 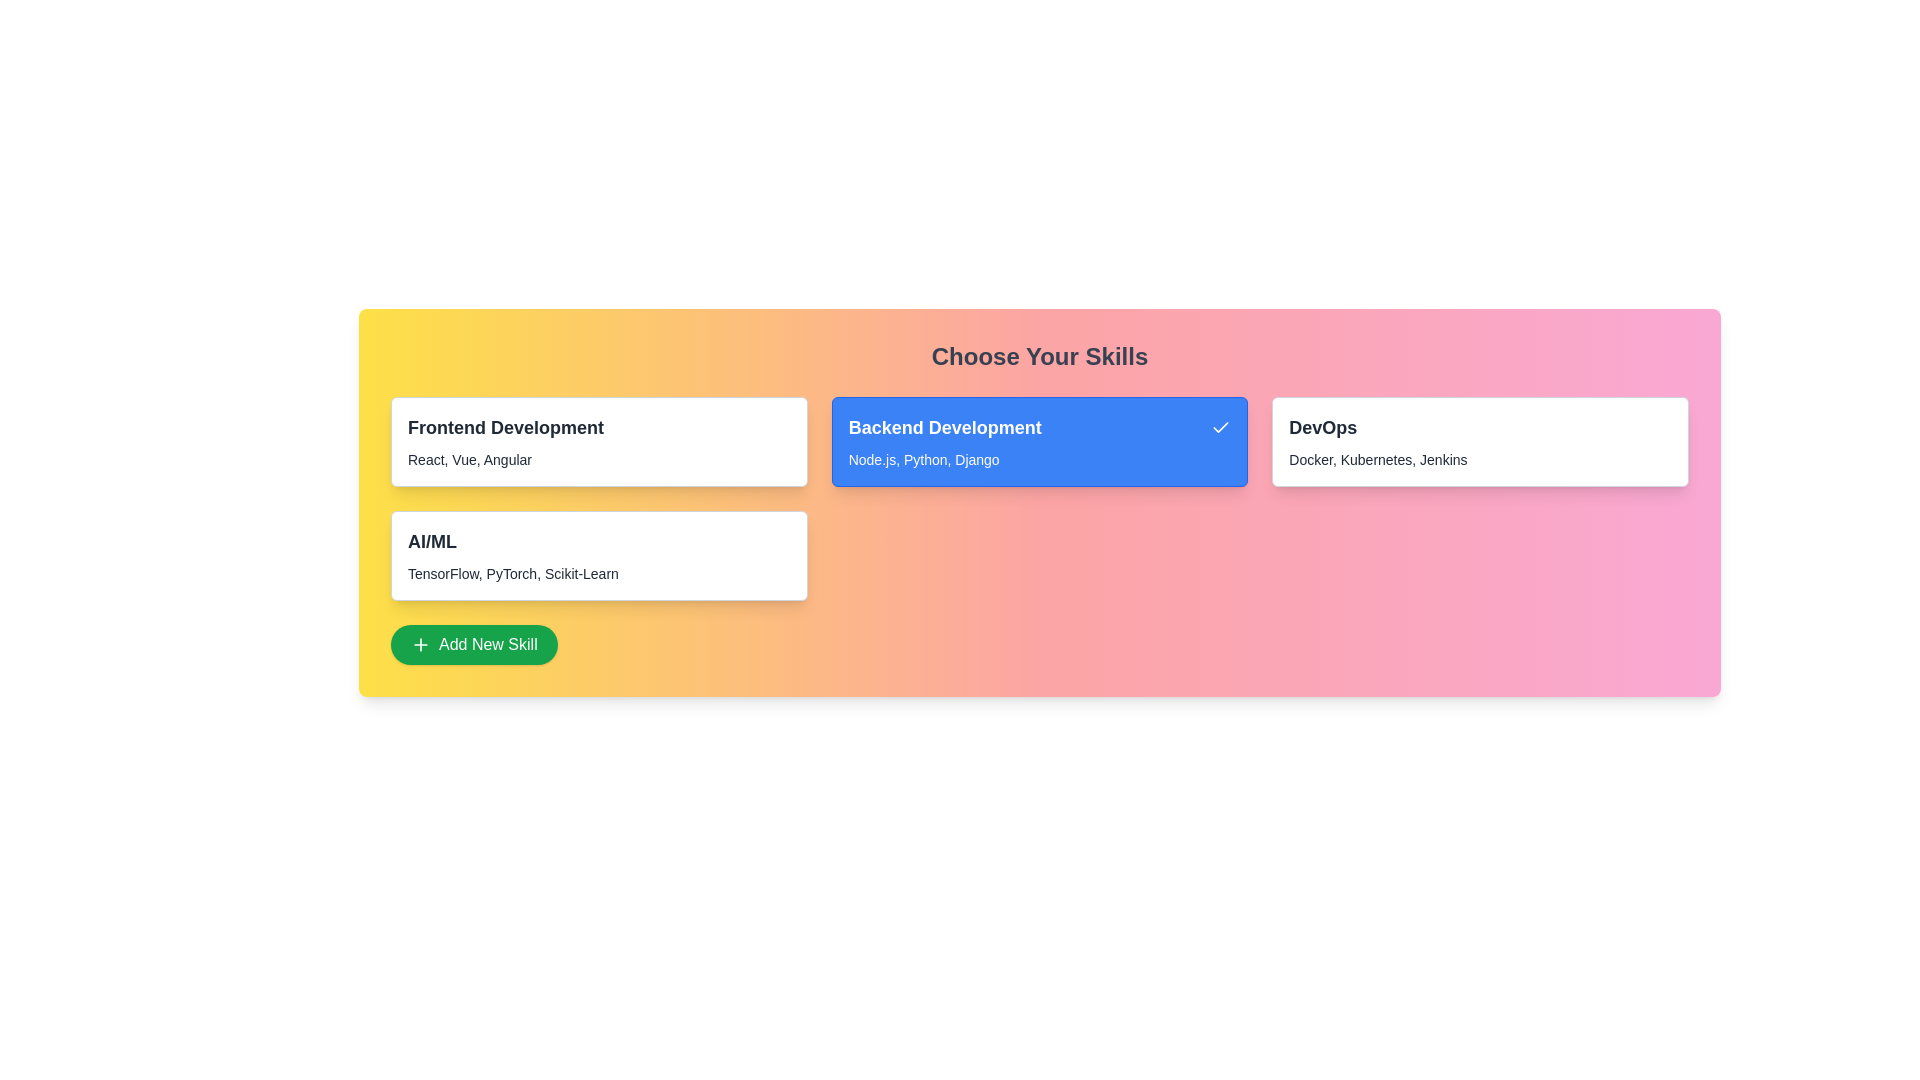 I want to click on the skill card labeled Backend Development, so click(x=1040, y=441).